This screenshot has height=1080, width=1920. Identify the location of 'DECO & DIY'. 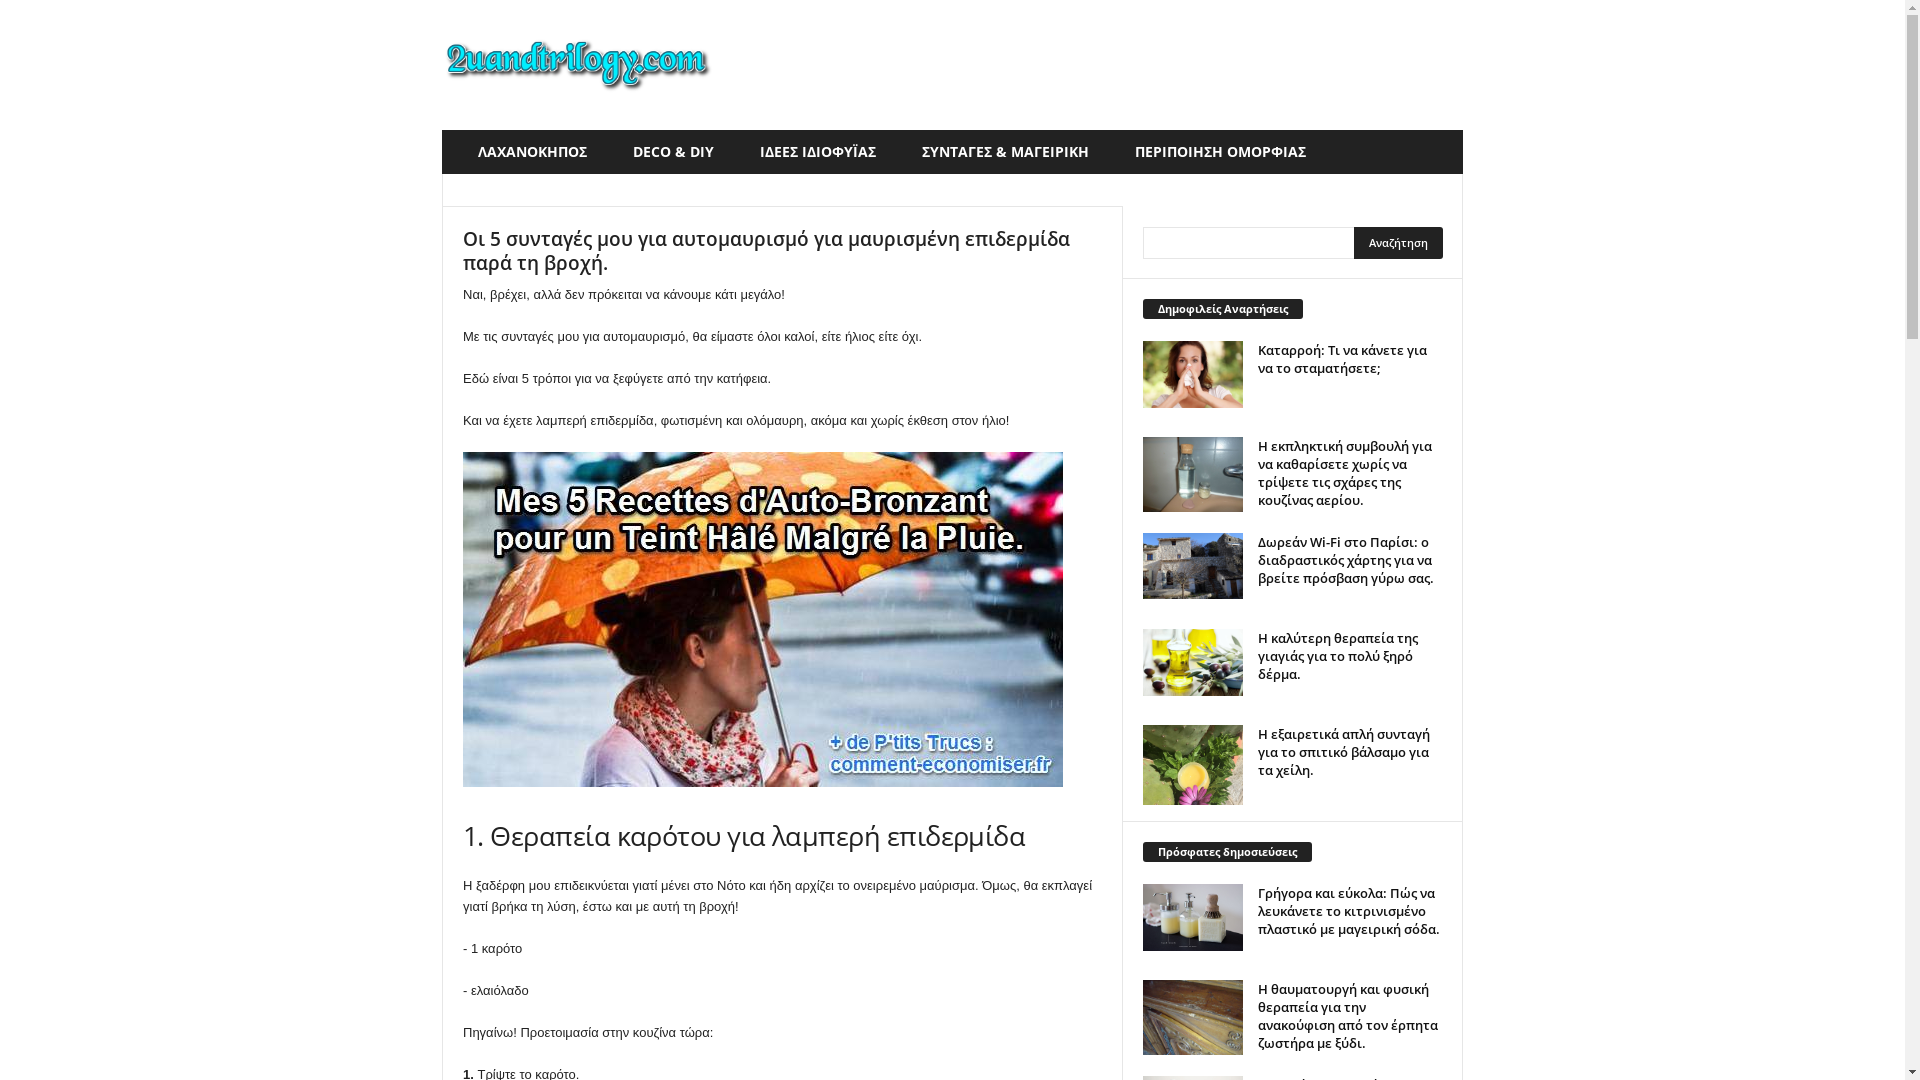
(681, 150).